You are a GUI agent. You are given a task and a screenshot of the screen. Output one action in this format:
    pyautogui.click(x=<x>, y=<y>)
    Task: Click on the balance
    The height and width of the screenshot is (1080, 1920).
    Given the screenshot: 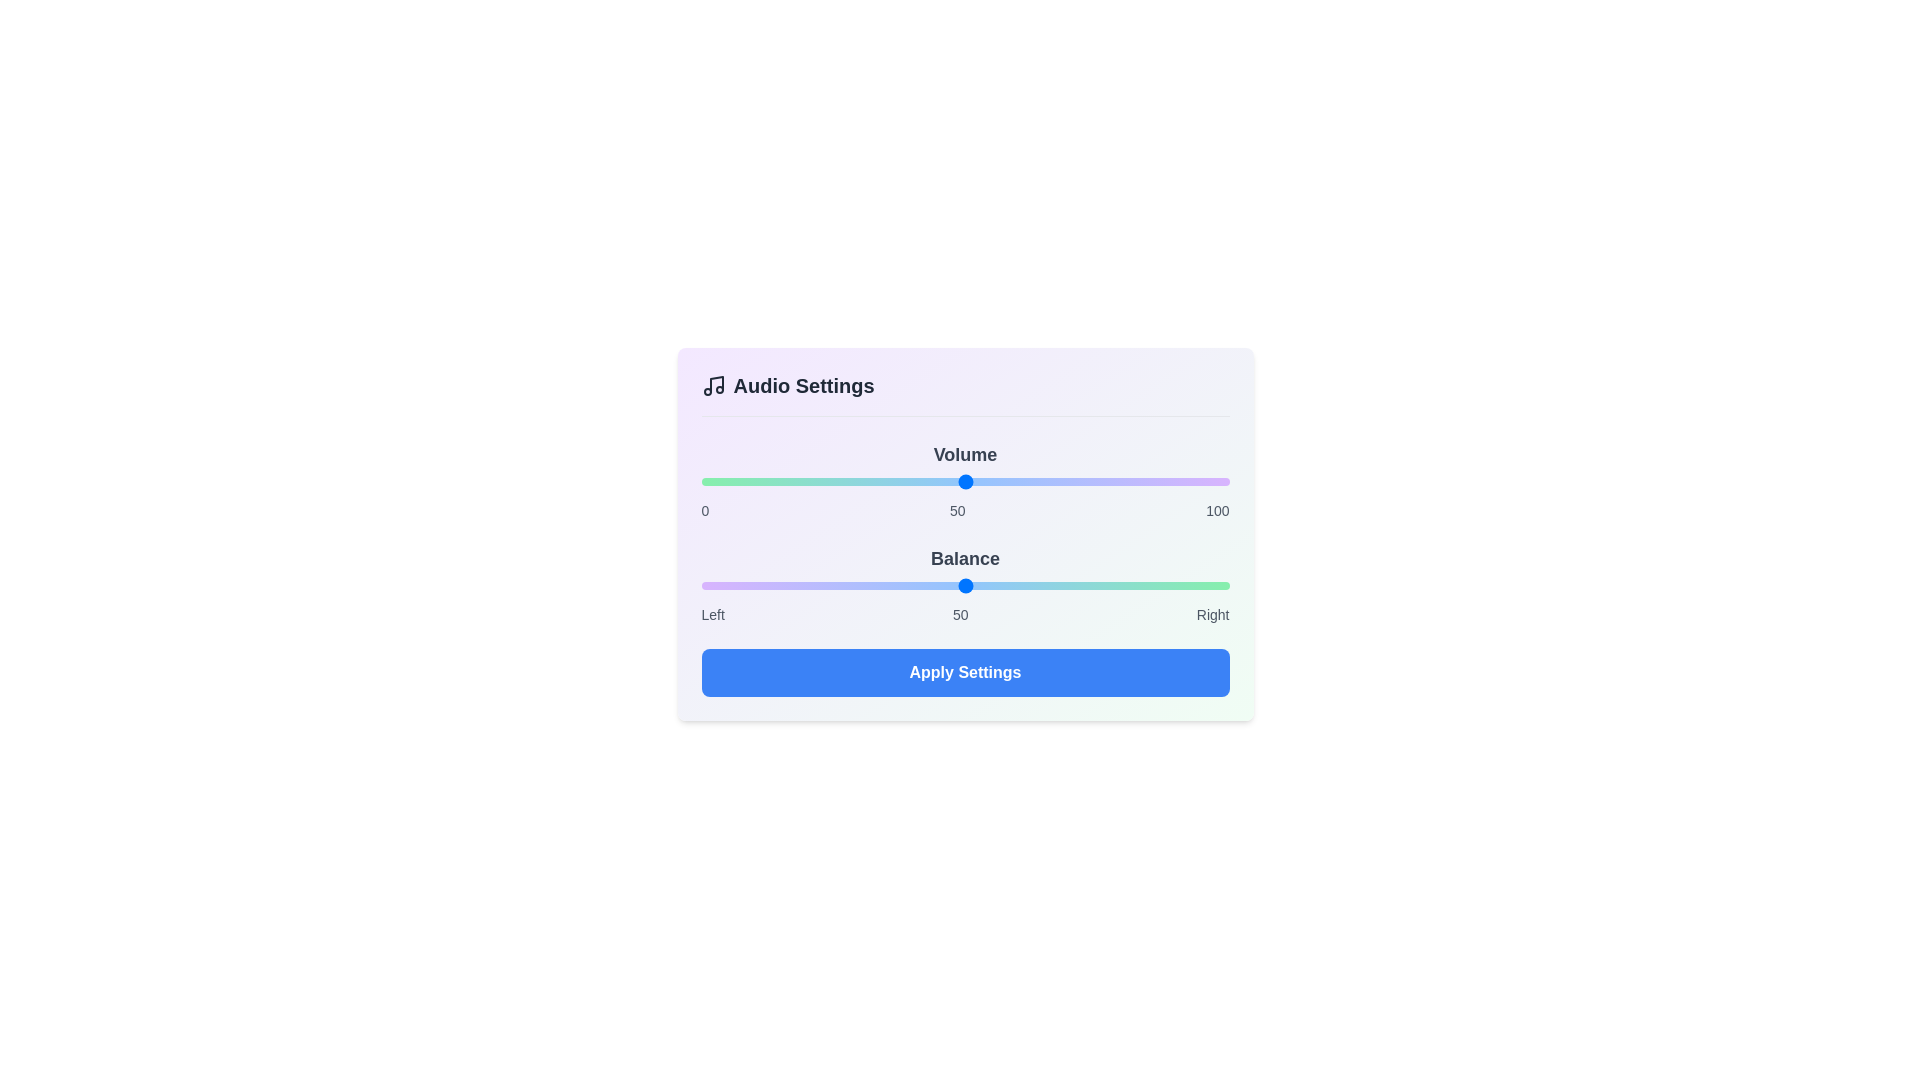 What is the action you would take?
    pyautogui.click(x=801, y=585)
    